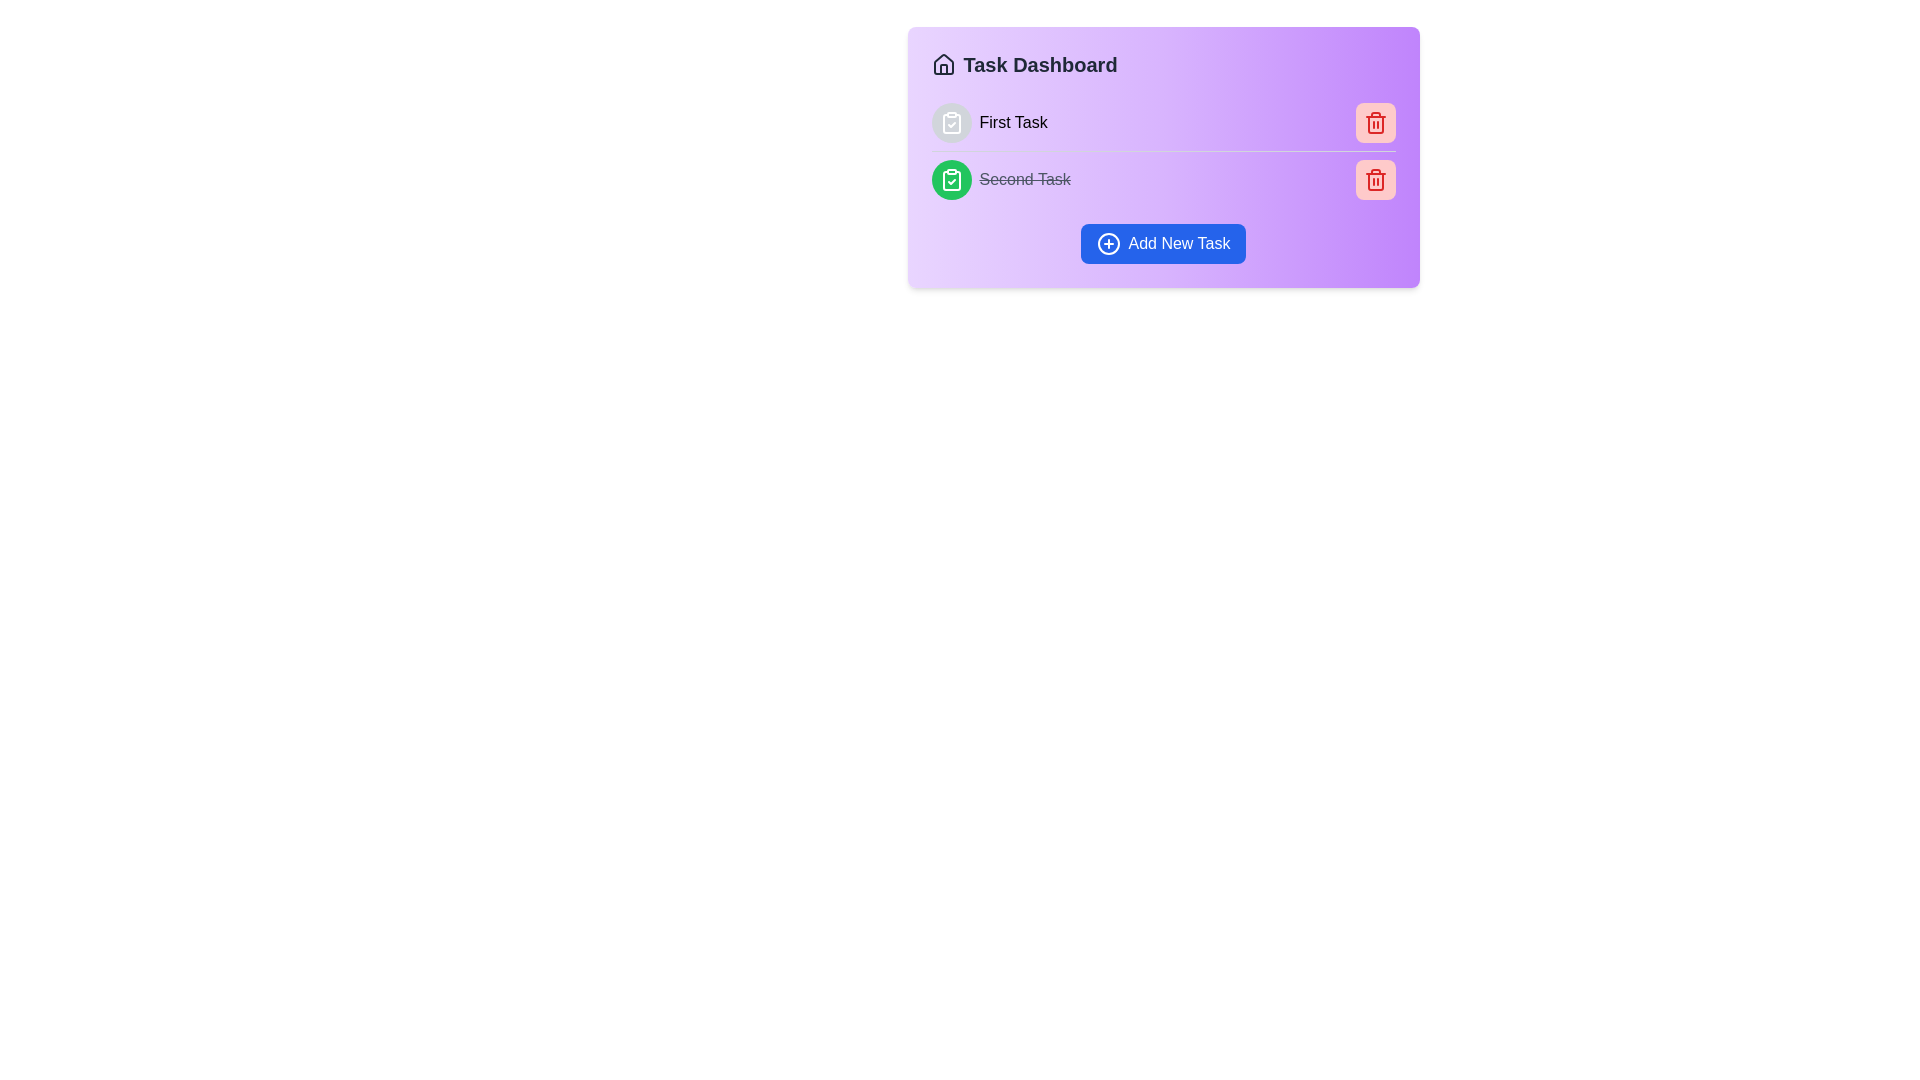  Describe the element at coordinates (1001, 180) in the screenshot. I see `the green circular icon with a white clipboard symbol and the strikethrough text 'Second Task', indicating a completed task in the purple task panel` at that location.